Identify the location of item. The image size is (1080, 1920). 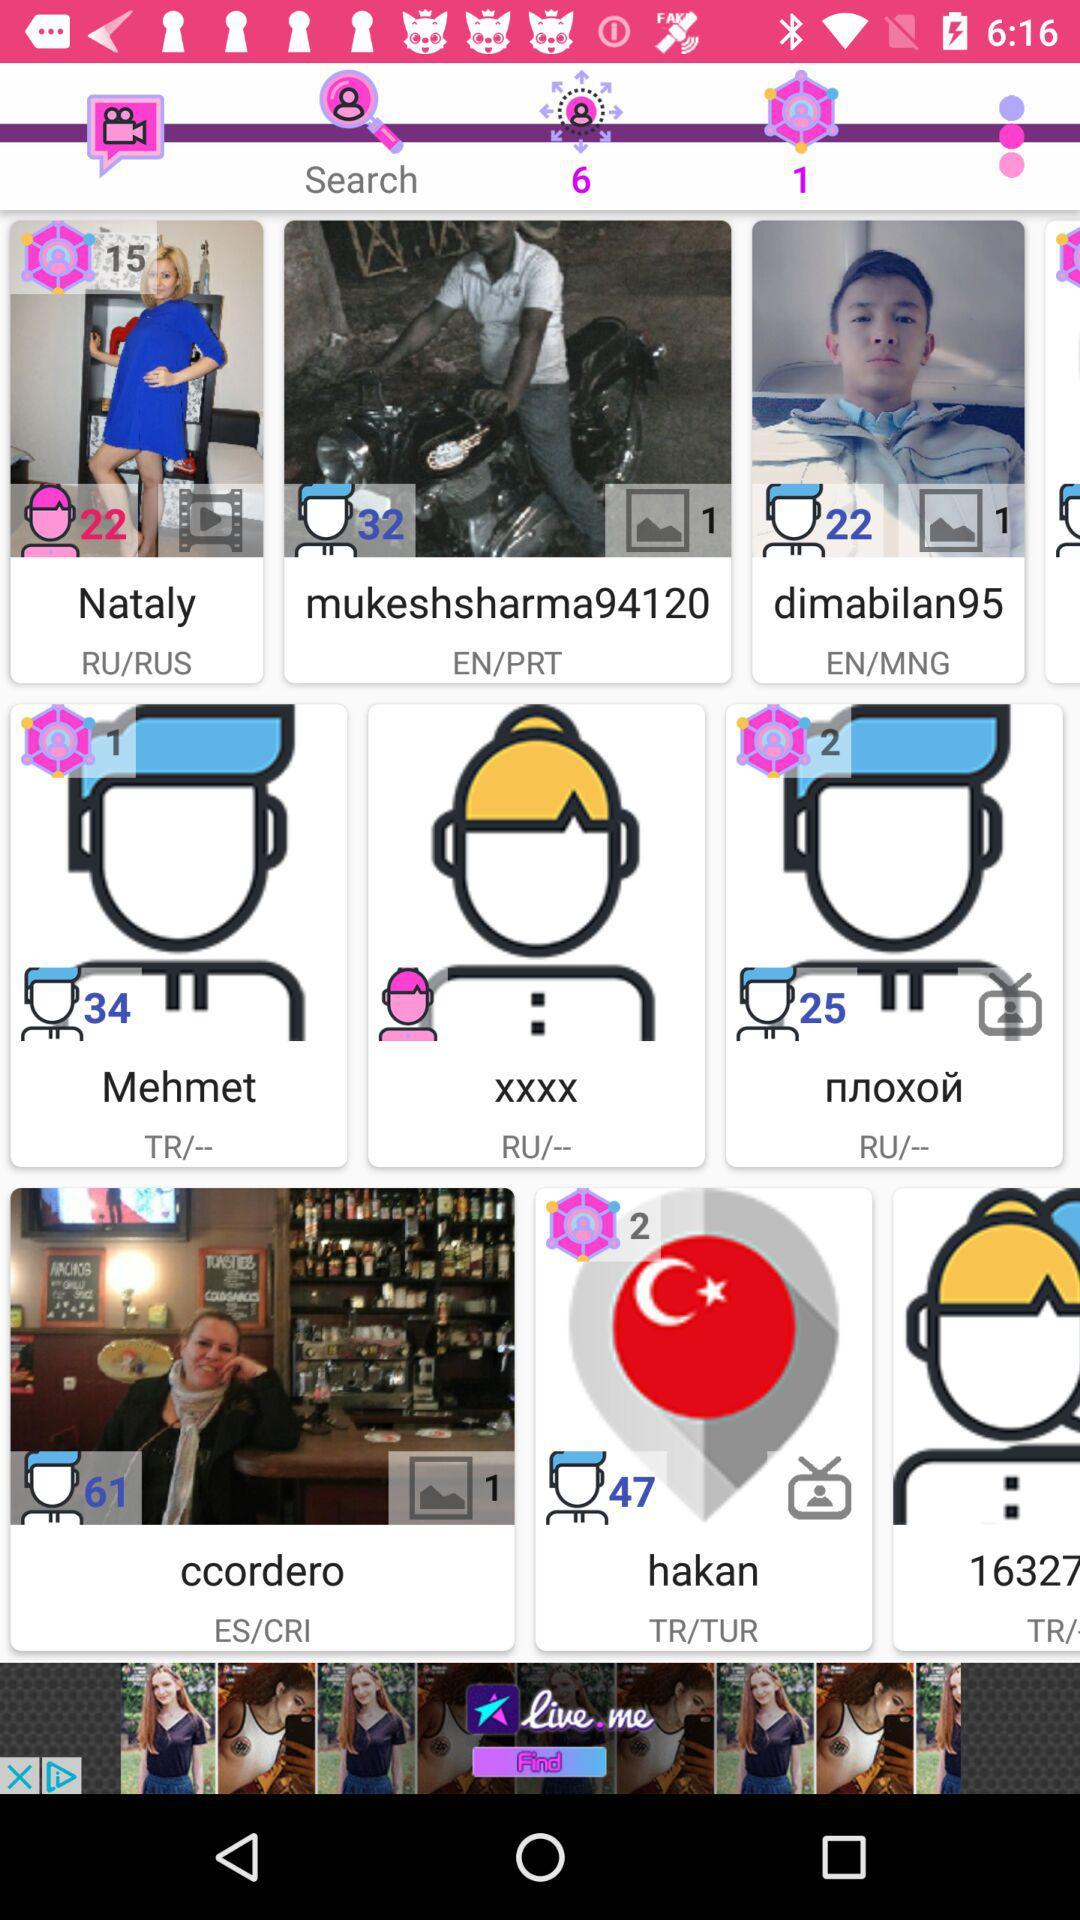
(702, 1356).